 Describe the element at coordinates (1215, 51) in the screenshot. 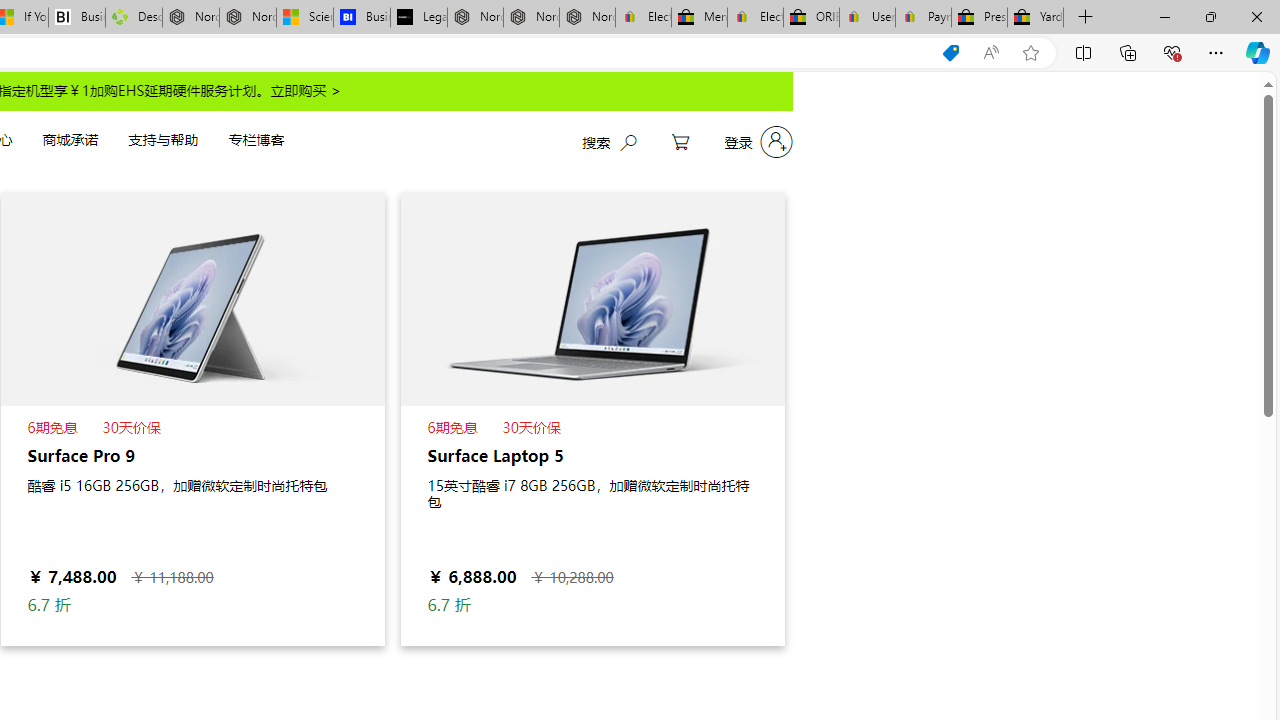

I see `'Settings and more (Alt+F)'` at that location.